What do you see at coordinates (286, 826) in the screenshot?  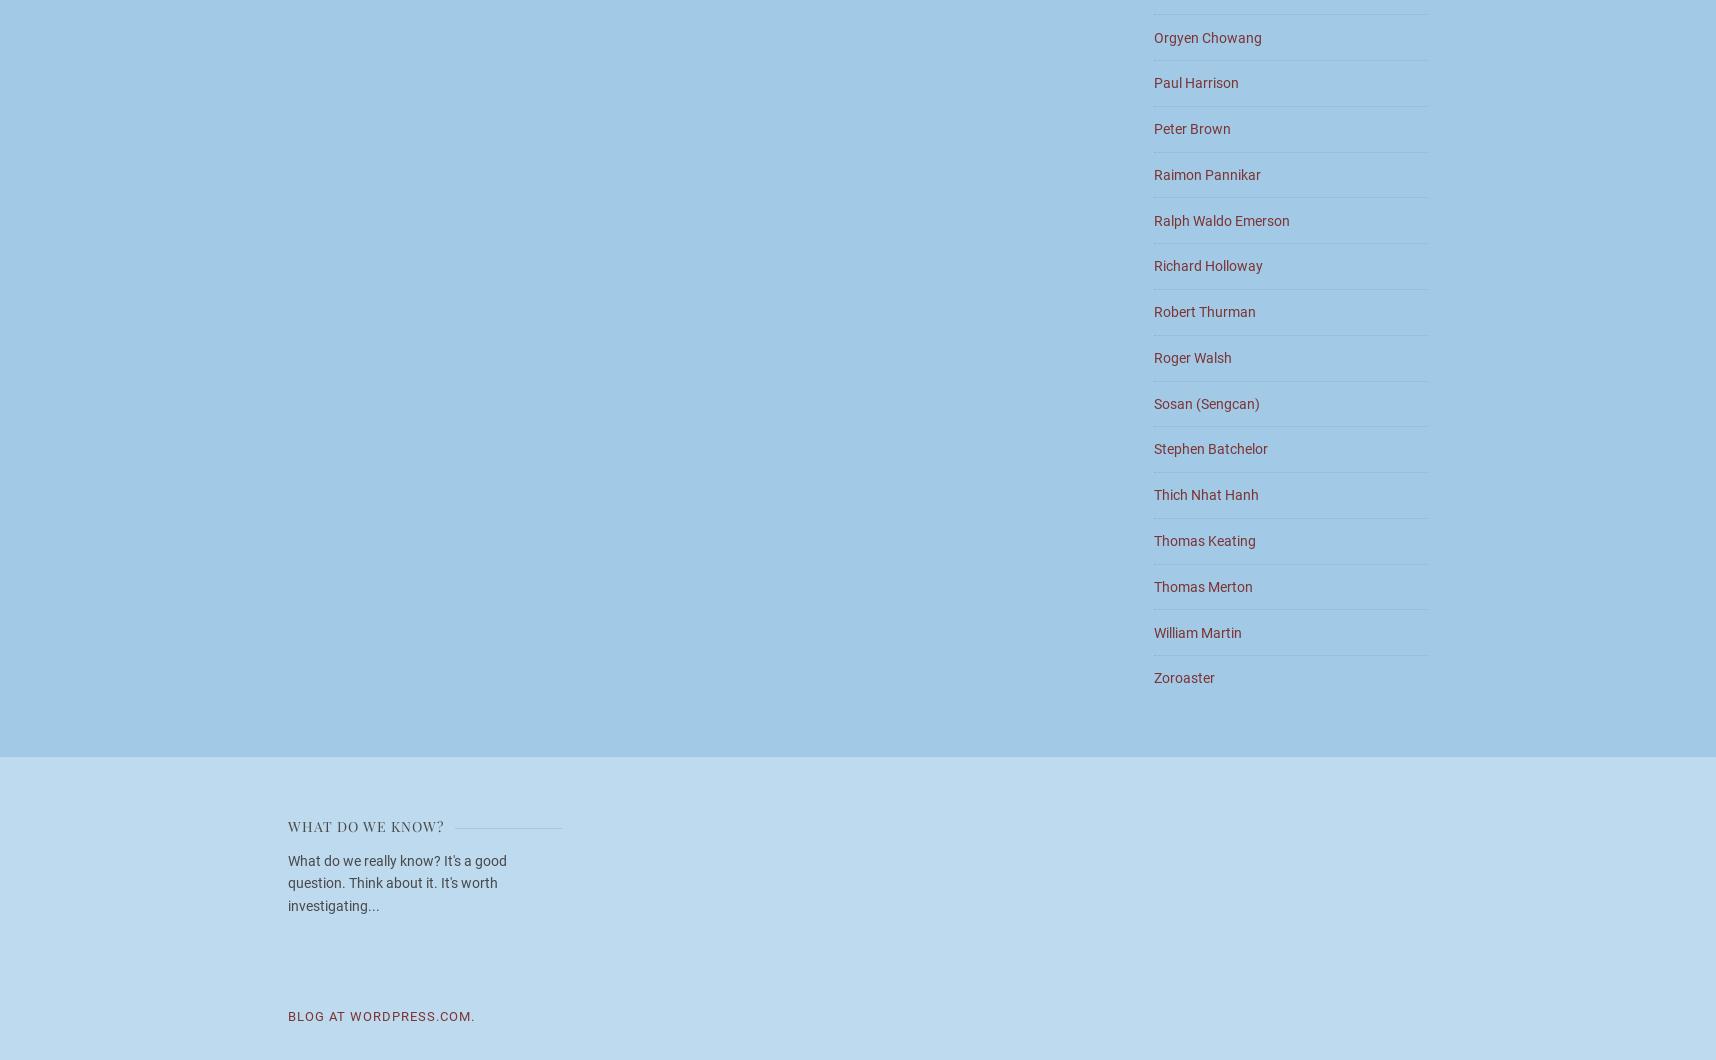 I see `'What do we know?'` at bounding box center [286, 826].